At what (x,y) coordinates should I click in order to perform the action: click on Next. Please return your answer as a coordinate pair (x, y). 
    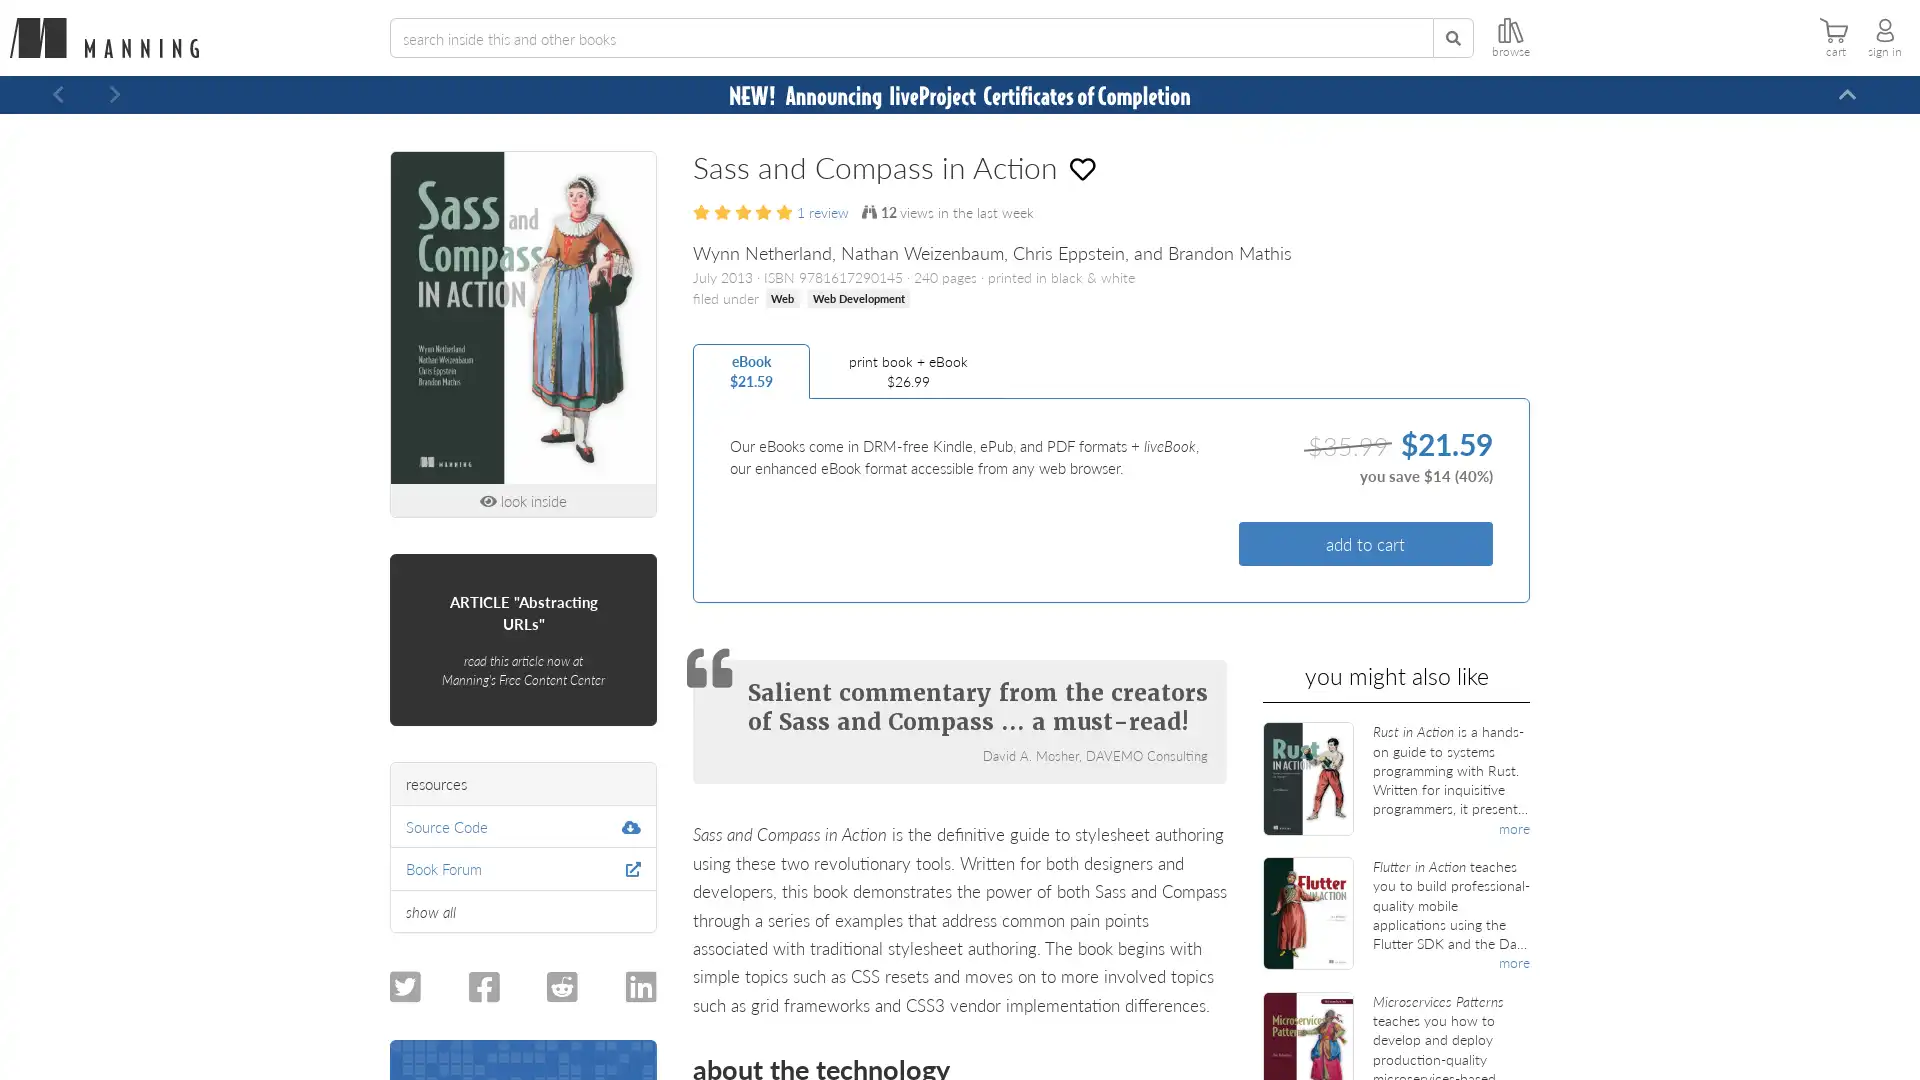
    Looking at the image, I should click on (114, 95).